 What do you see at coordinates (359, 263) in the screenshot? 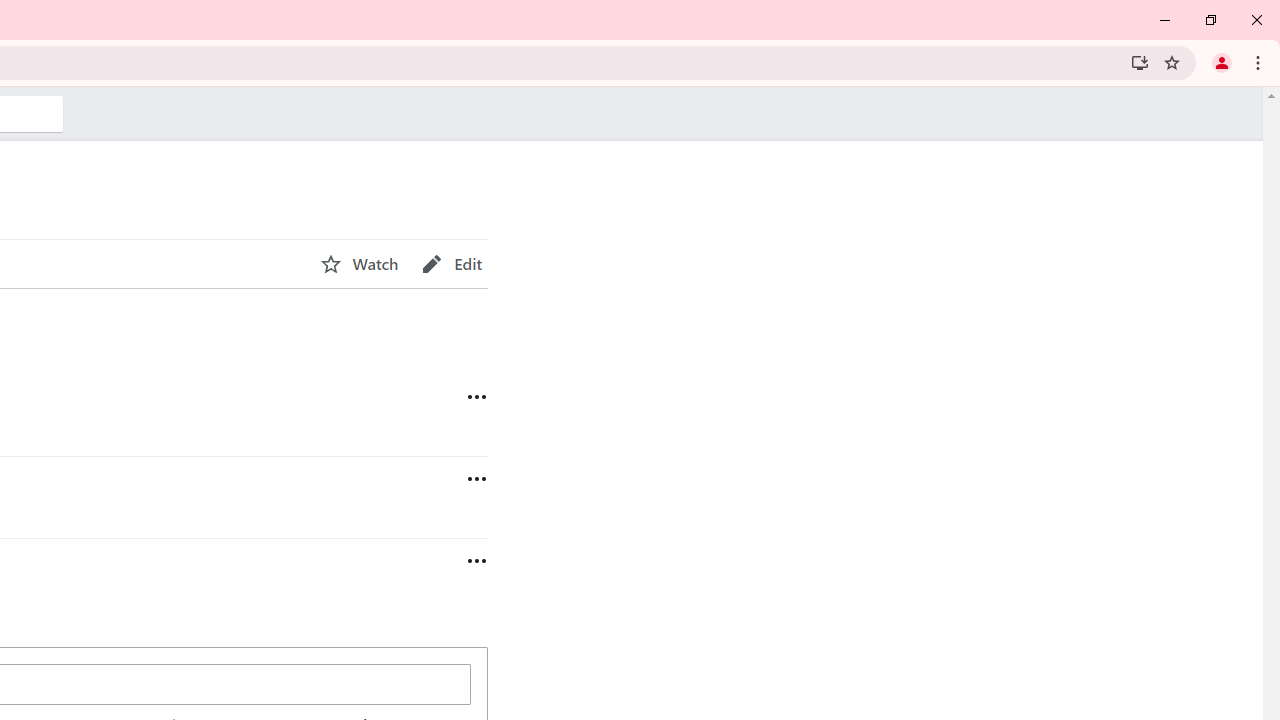
I see `'AutomationID: page-actions-watch'` at bounding box center [359, 263].